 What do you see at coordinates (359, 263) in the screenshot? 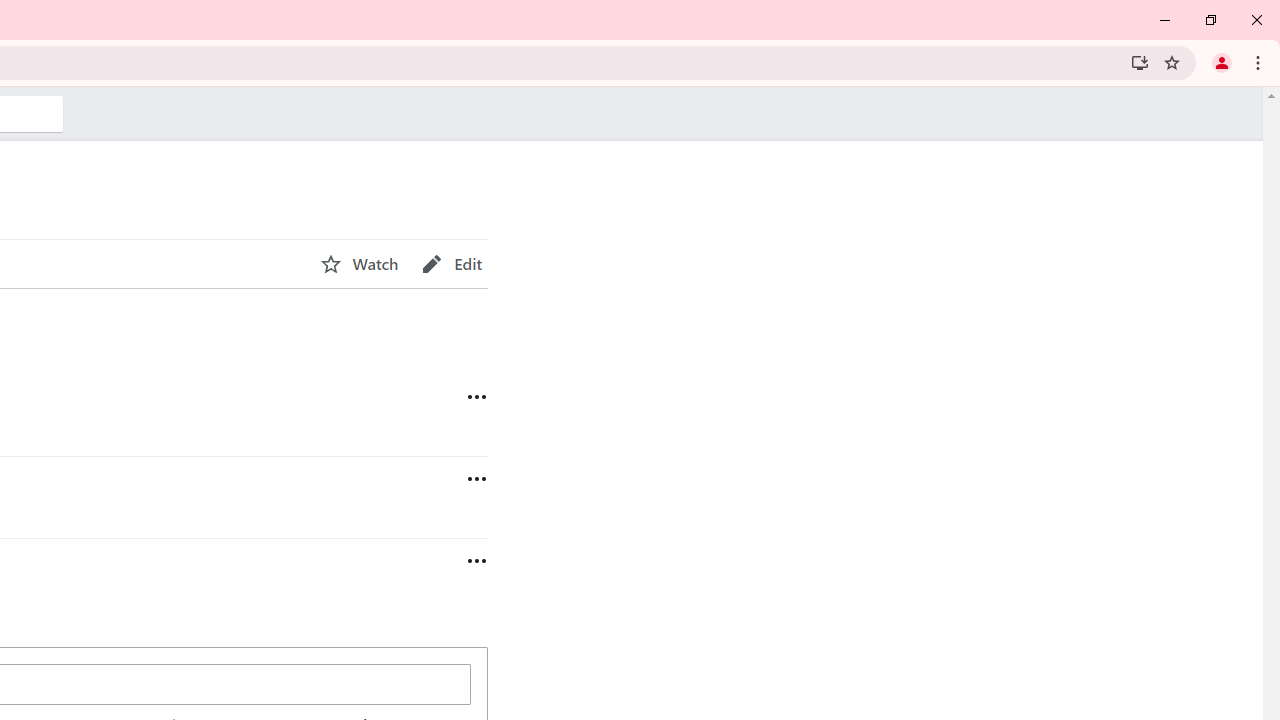
I see `'AutomationID: page-actions-watch'` at bounding box center [359, 263].